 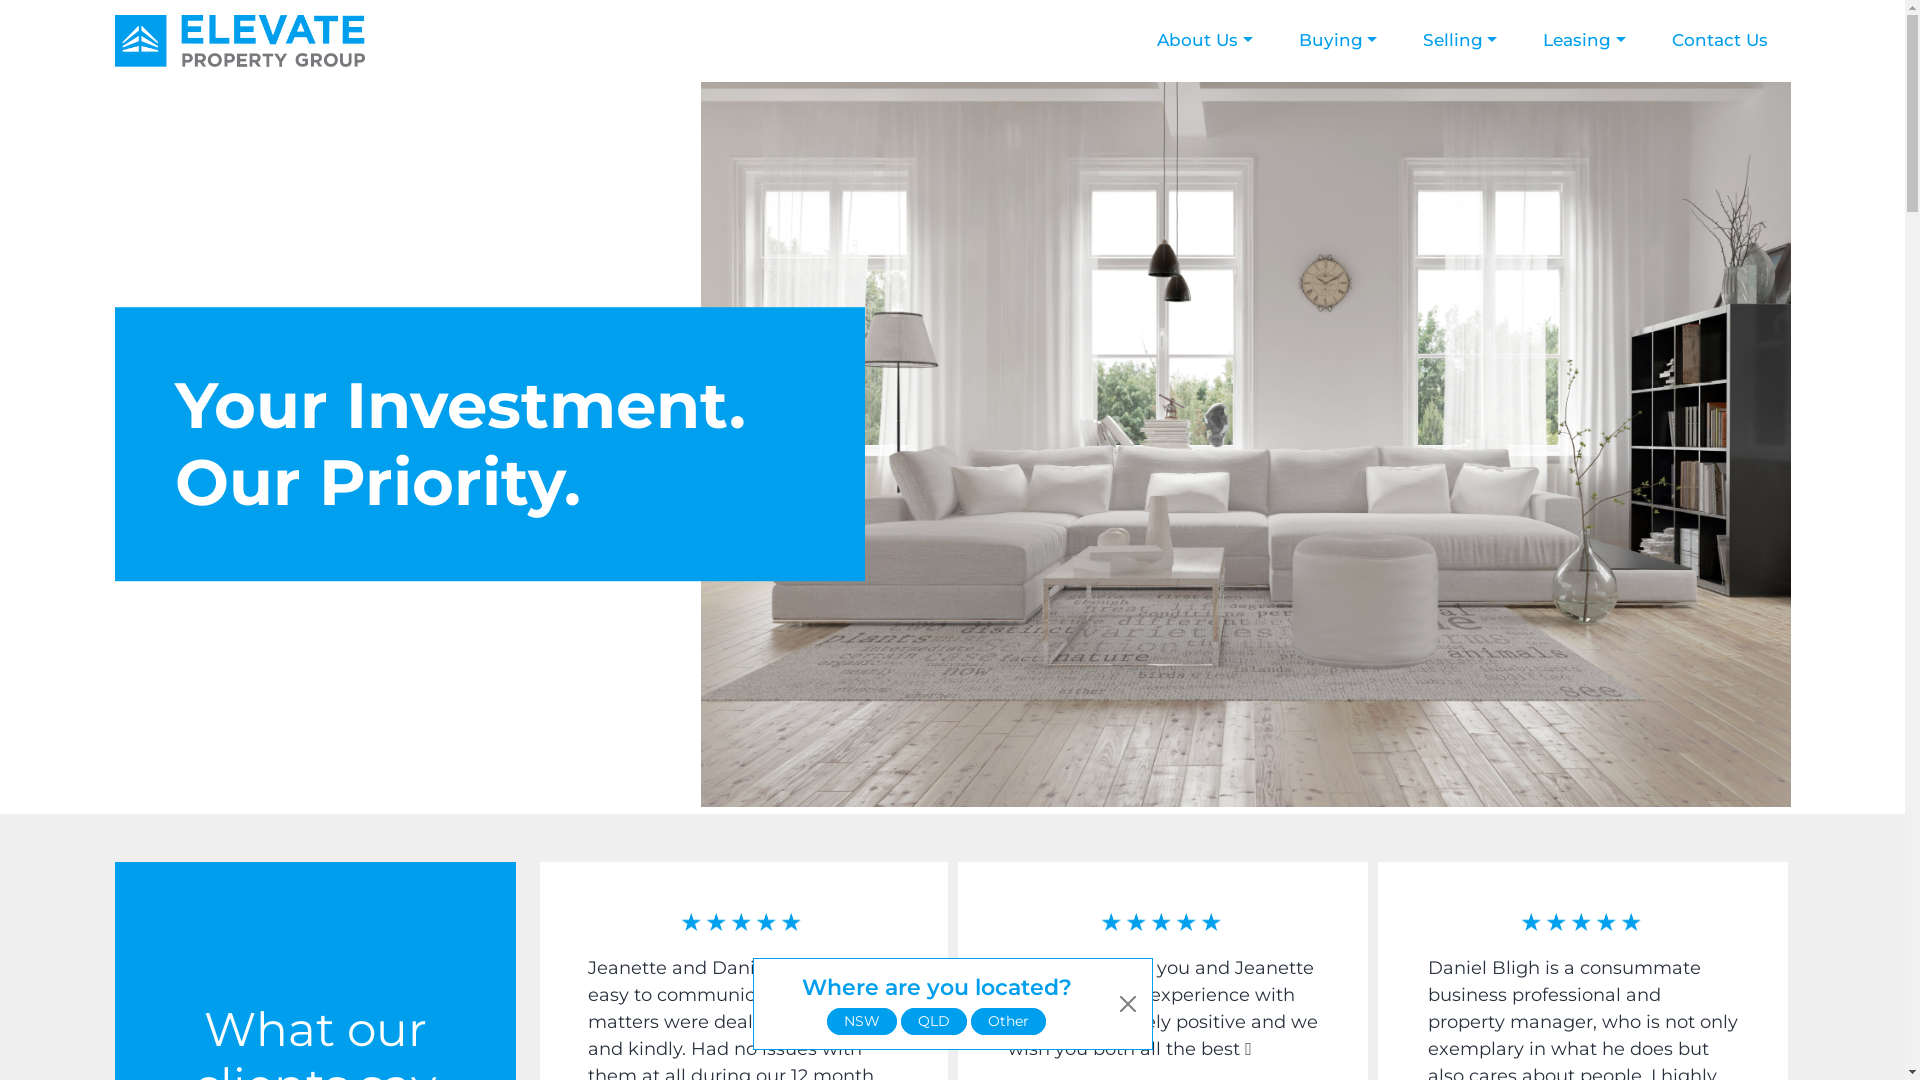 I want to click on 'About Us', so click(x=1203, y=41).